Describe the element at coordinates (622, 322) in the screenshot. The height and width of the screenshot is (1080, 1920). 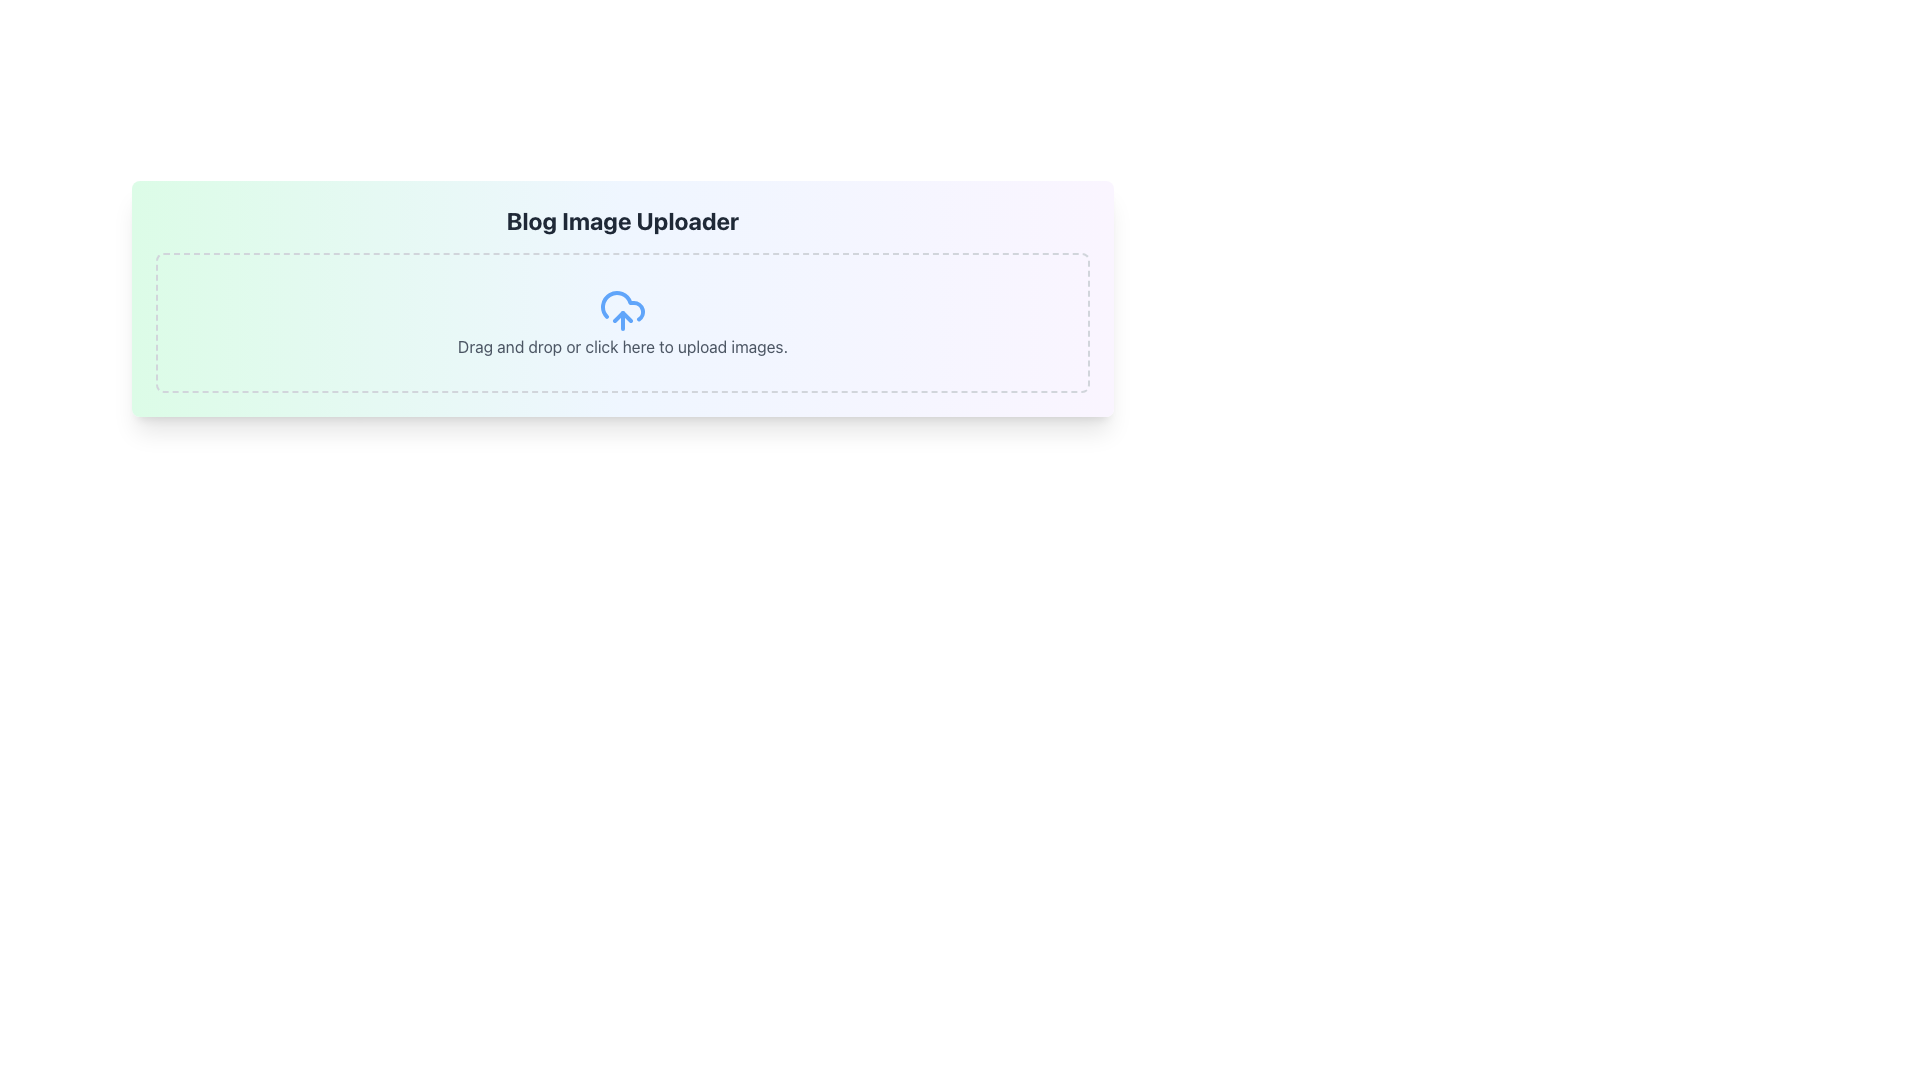
I see `and drop files onto the interactive upload area featuring a cloud icon and upload text, located in the main content section below the 'Blog Image Uploader' title` at that location.